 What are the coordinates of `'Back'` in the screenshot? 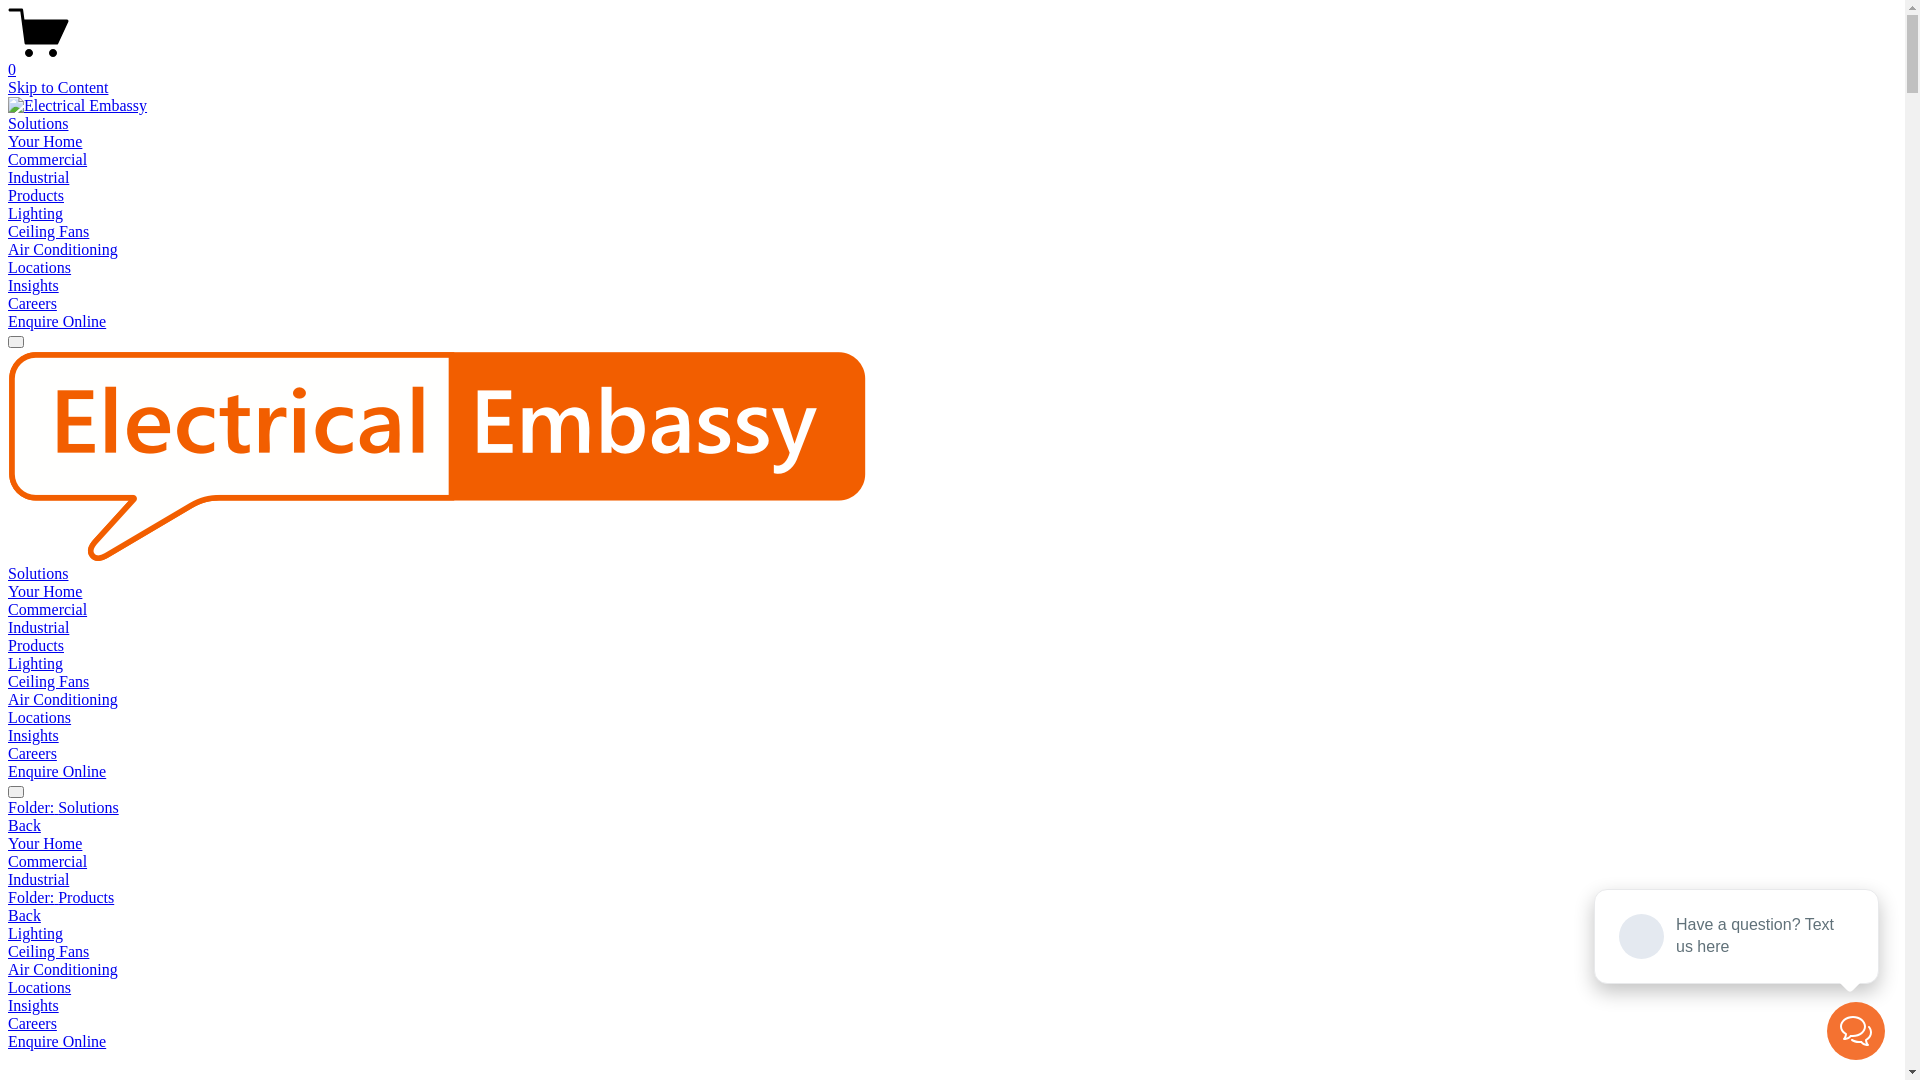 It's located at (24, 825).